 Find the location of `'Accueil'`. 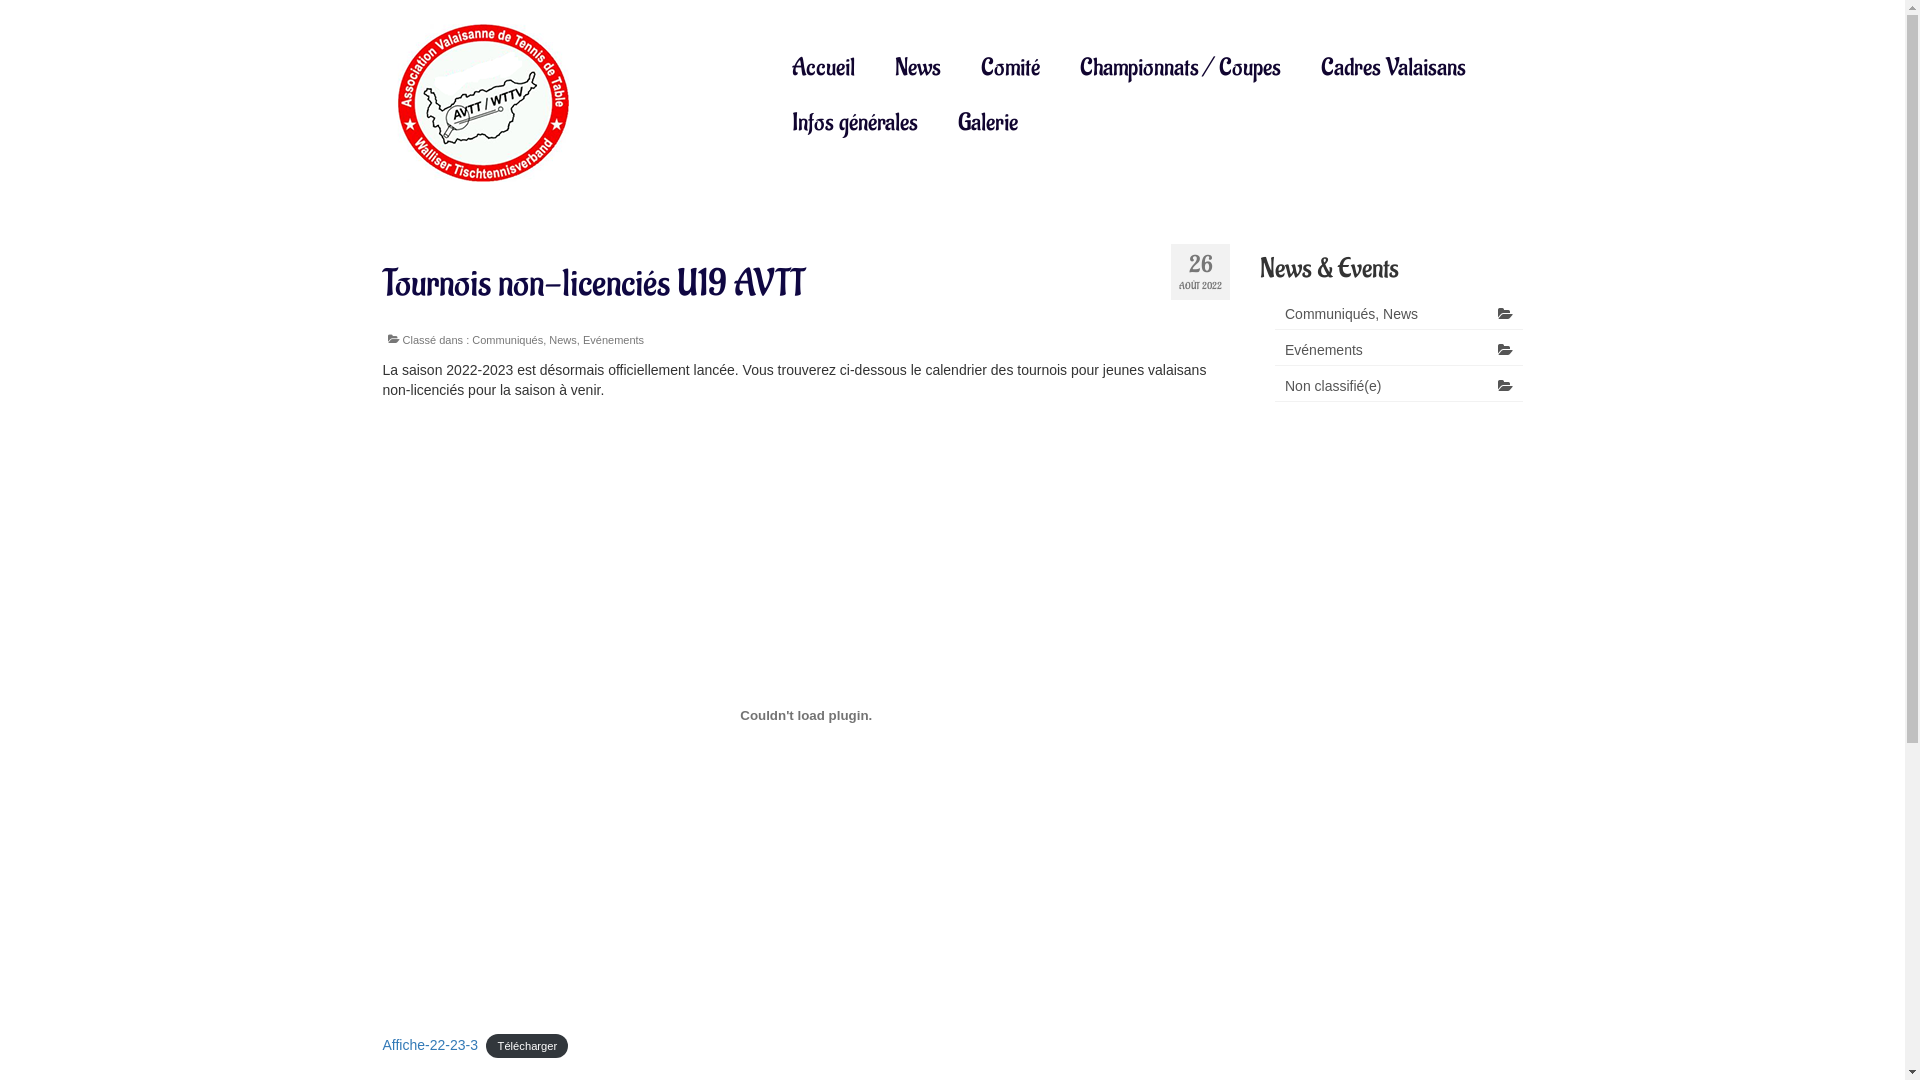

'Accueil' is located at coordinates (823, 66).